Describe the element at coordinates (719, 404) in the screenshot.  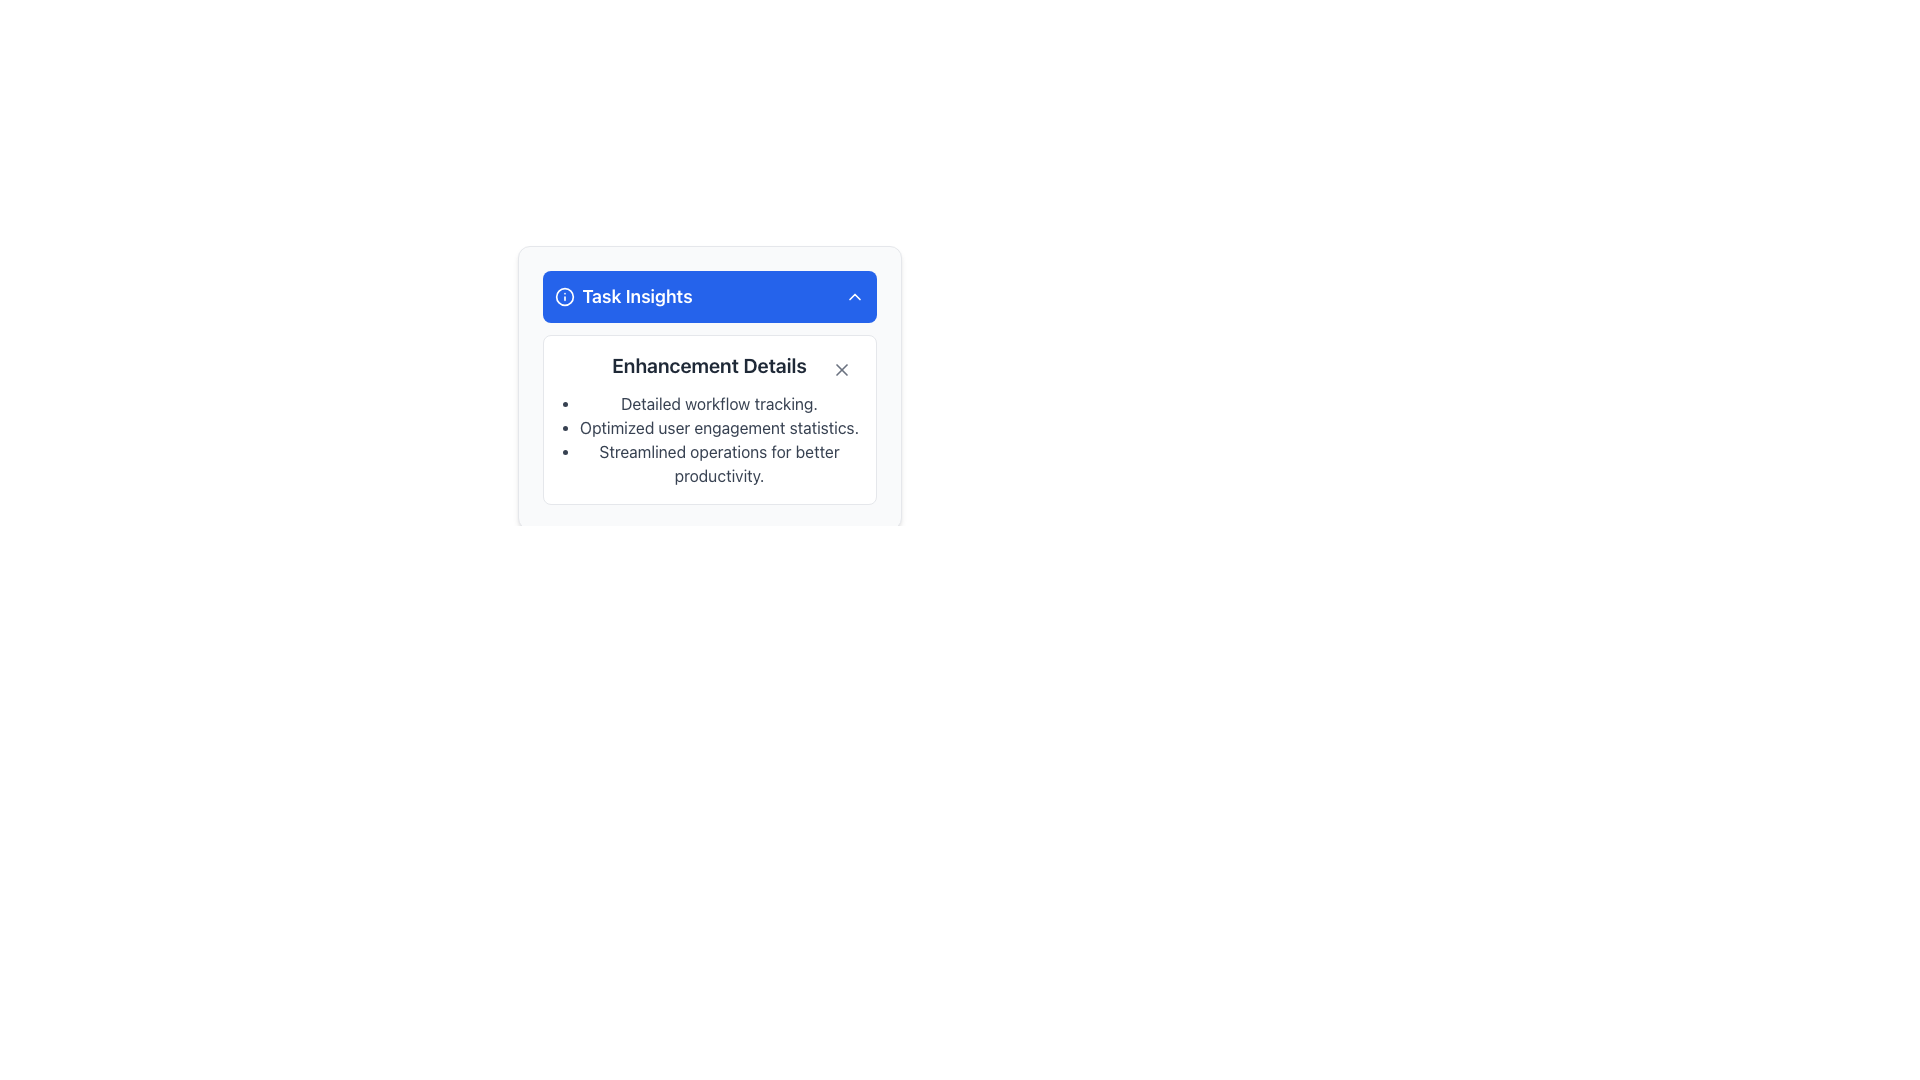
I see `the textual content 'Detailed workflow tracking.' which is the first item in a bullet list under the heading 'Enhancement Details.'` at that location.